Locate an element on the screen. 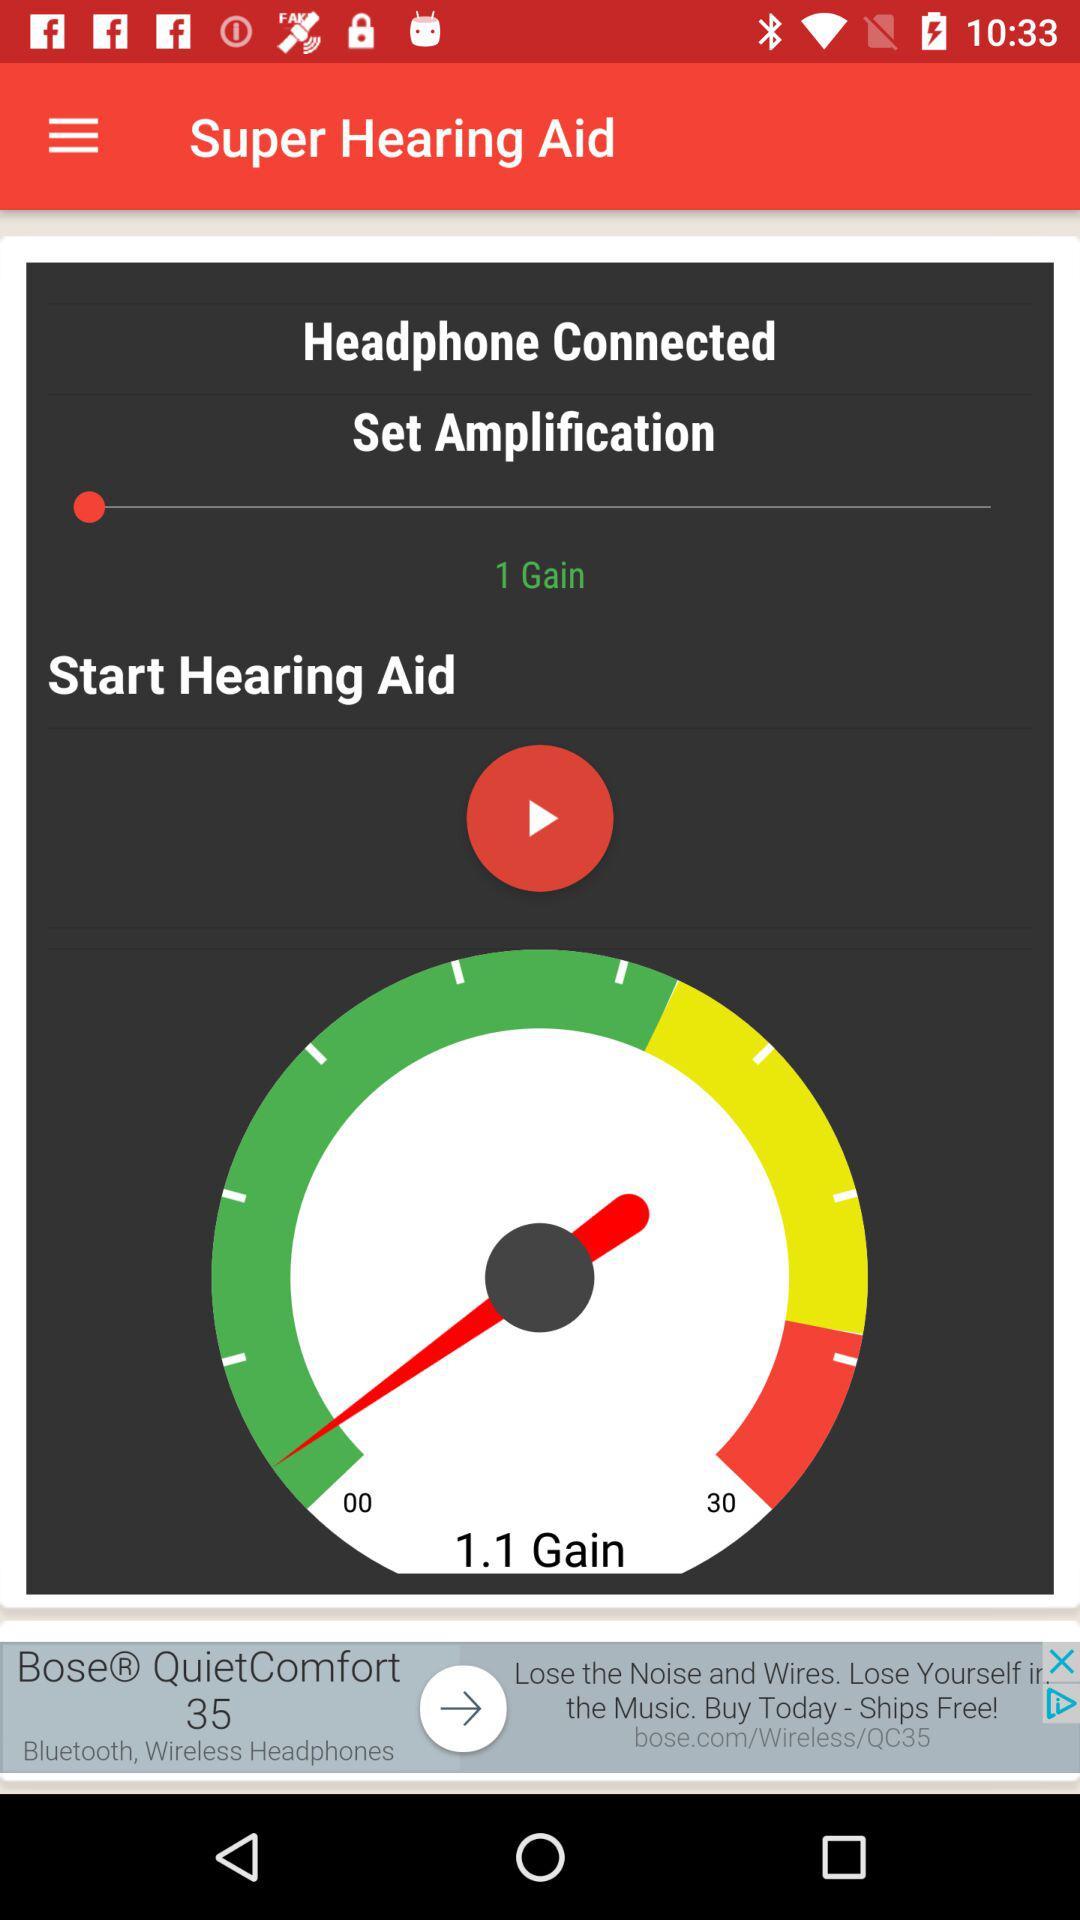 This screenshot has height=1920, width=1080. the play icon is located at coordinates (540, 818).